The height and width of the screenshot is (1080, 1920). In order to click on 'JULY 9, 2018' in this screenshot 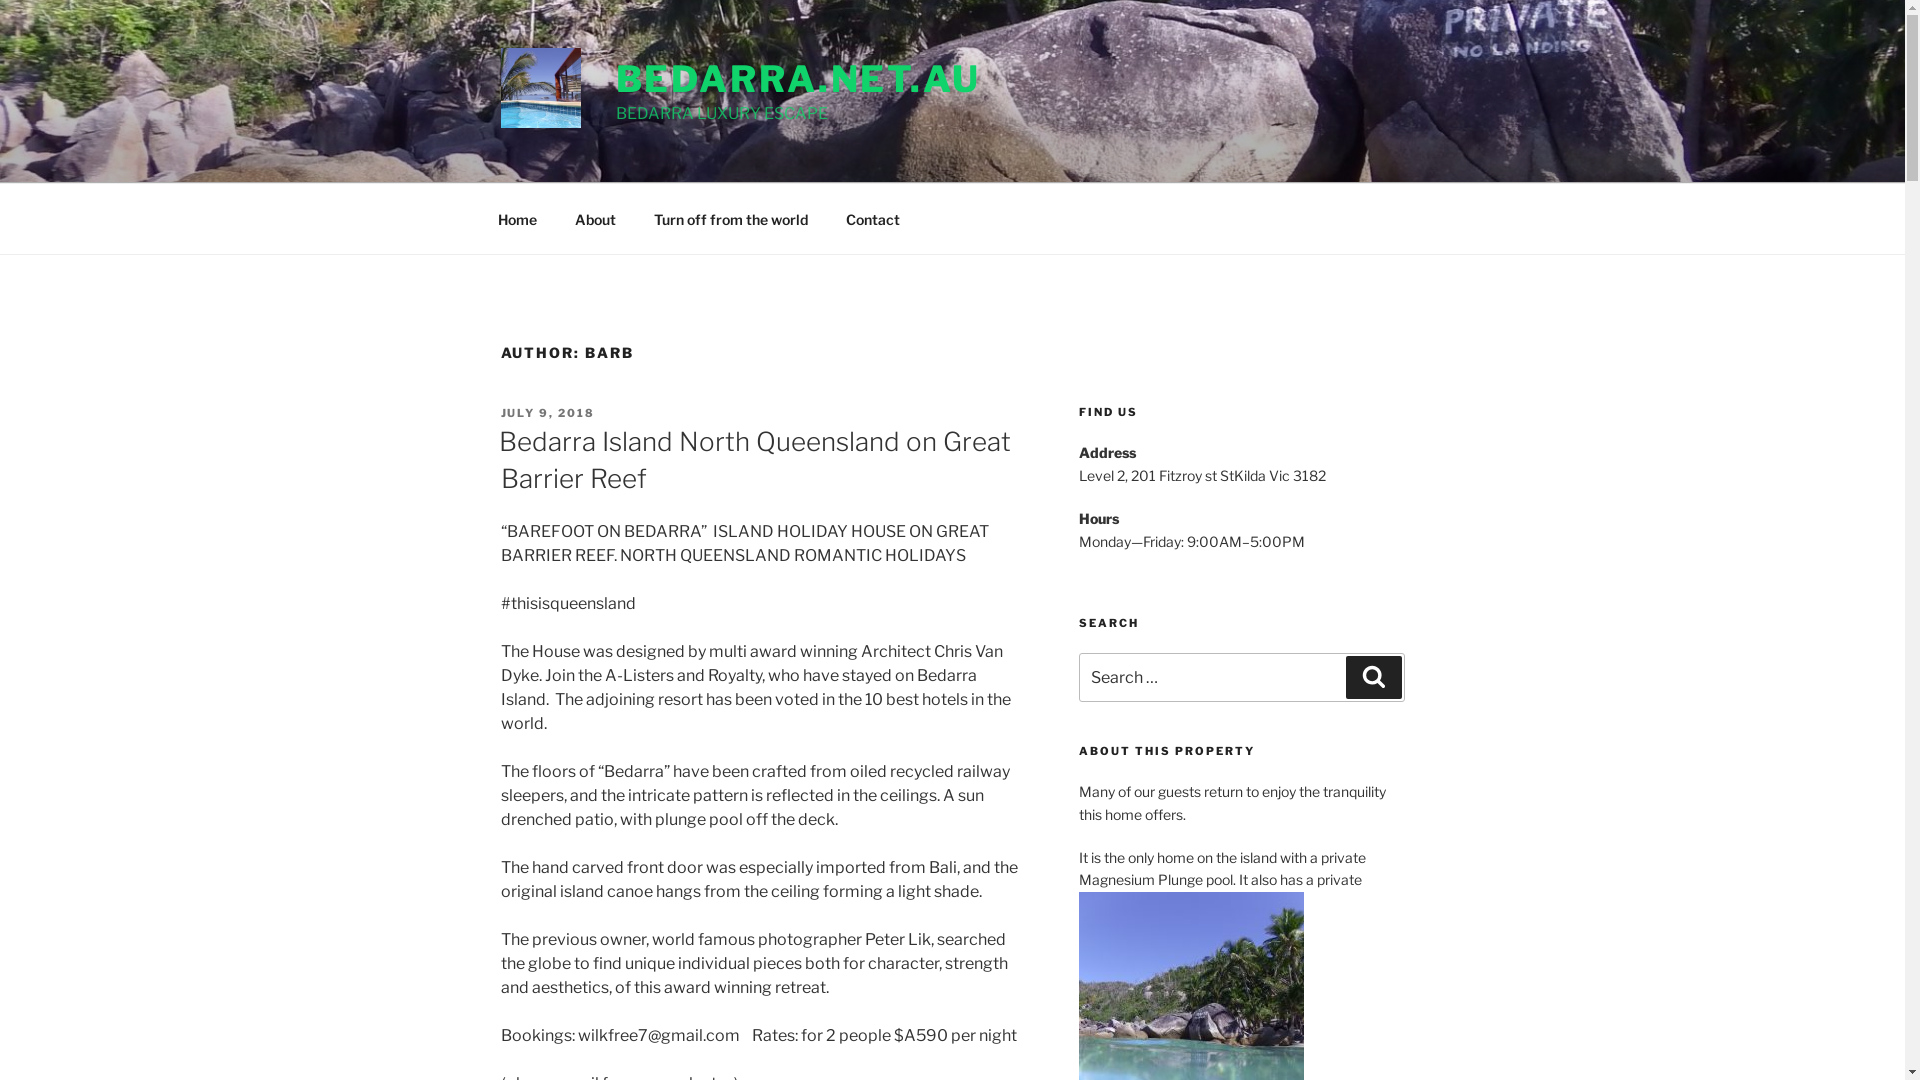, I will do `click(547, 411)`.